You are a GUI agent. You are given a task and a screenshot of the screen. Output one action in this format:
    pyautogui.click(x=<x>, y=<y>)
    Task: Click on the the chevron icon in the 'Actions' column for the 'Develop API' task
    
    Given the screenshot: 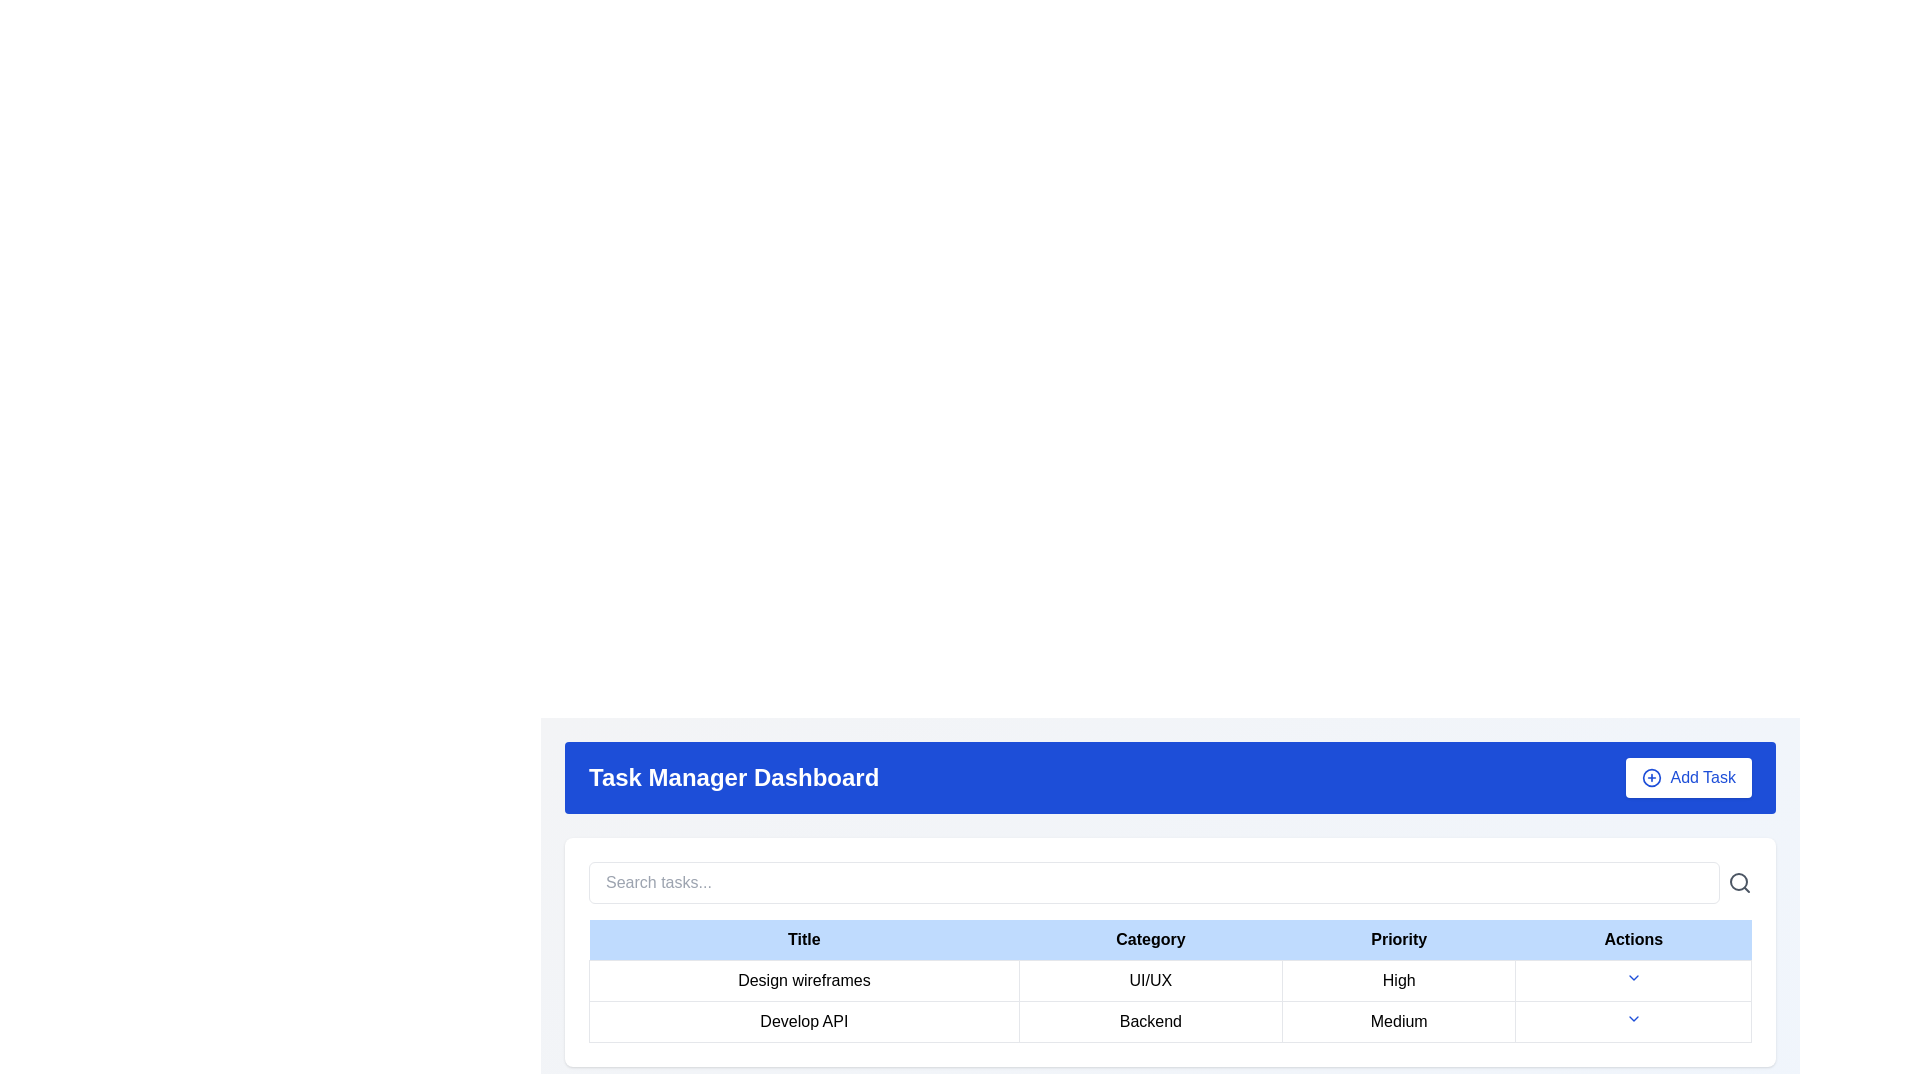 What is the action you would take?
    pyautogui.click(x=1633, y=1018)
    